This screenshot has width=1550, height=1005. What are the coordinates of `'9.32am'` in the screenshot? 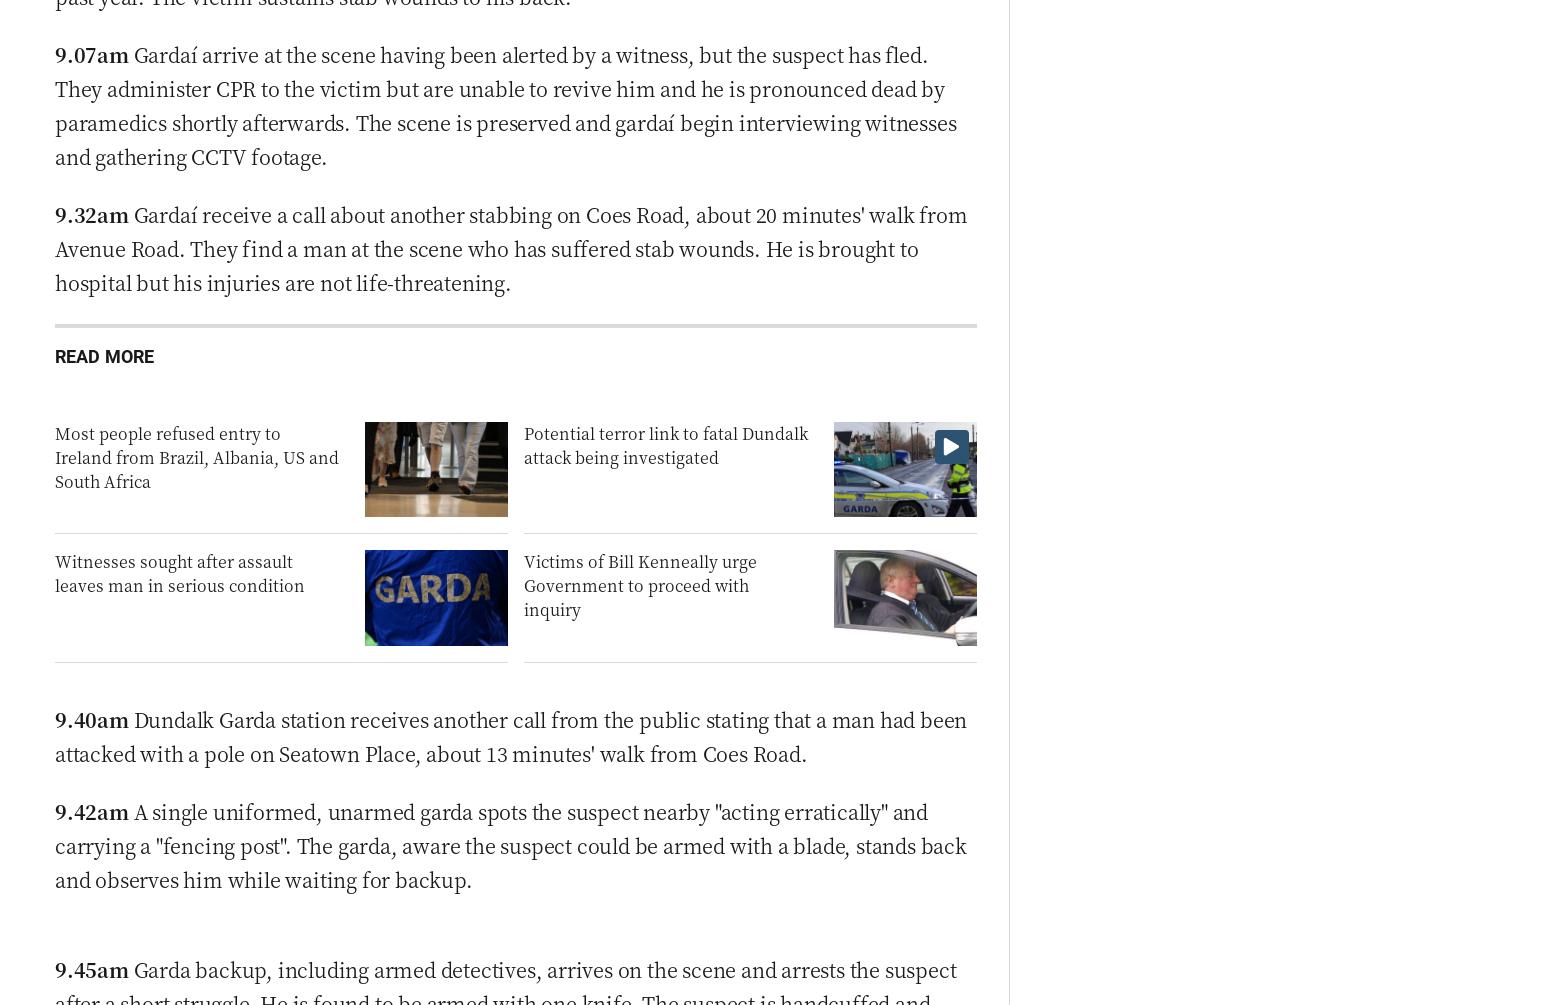 It's located at (91, 213).